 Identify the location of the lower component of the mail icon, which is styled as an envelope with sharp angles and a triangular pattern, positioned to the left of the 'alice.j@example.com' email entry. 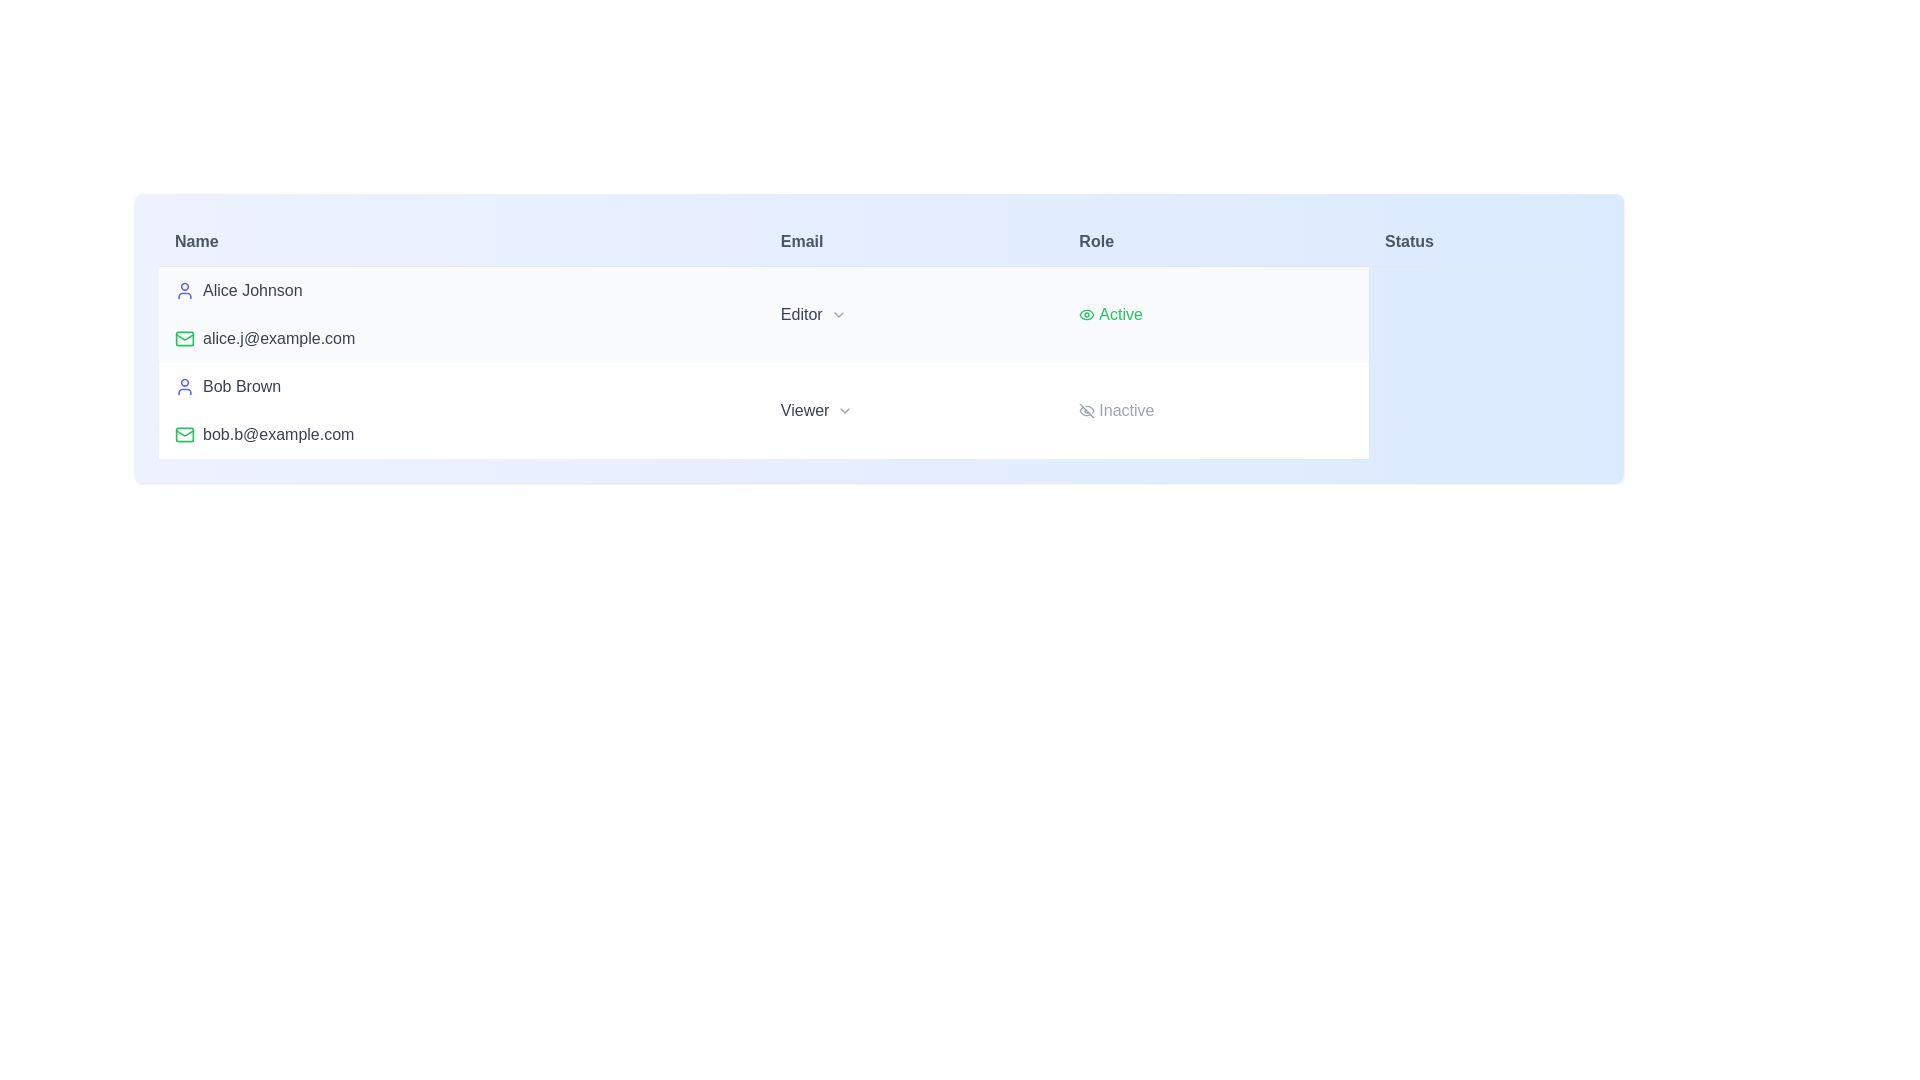
(185, 431).